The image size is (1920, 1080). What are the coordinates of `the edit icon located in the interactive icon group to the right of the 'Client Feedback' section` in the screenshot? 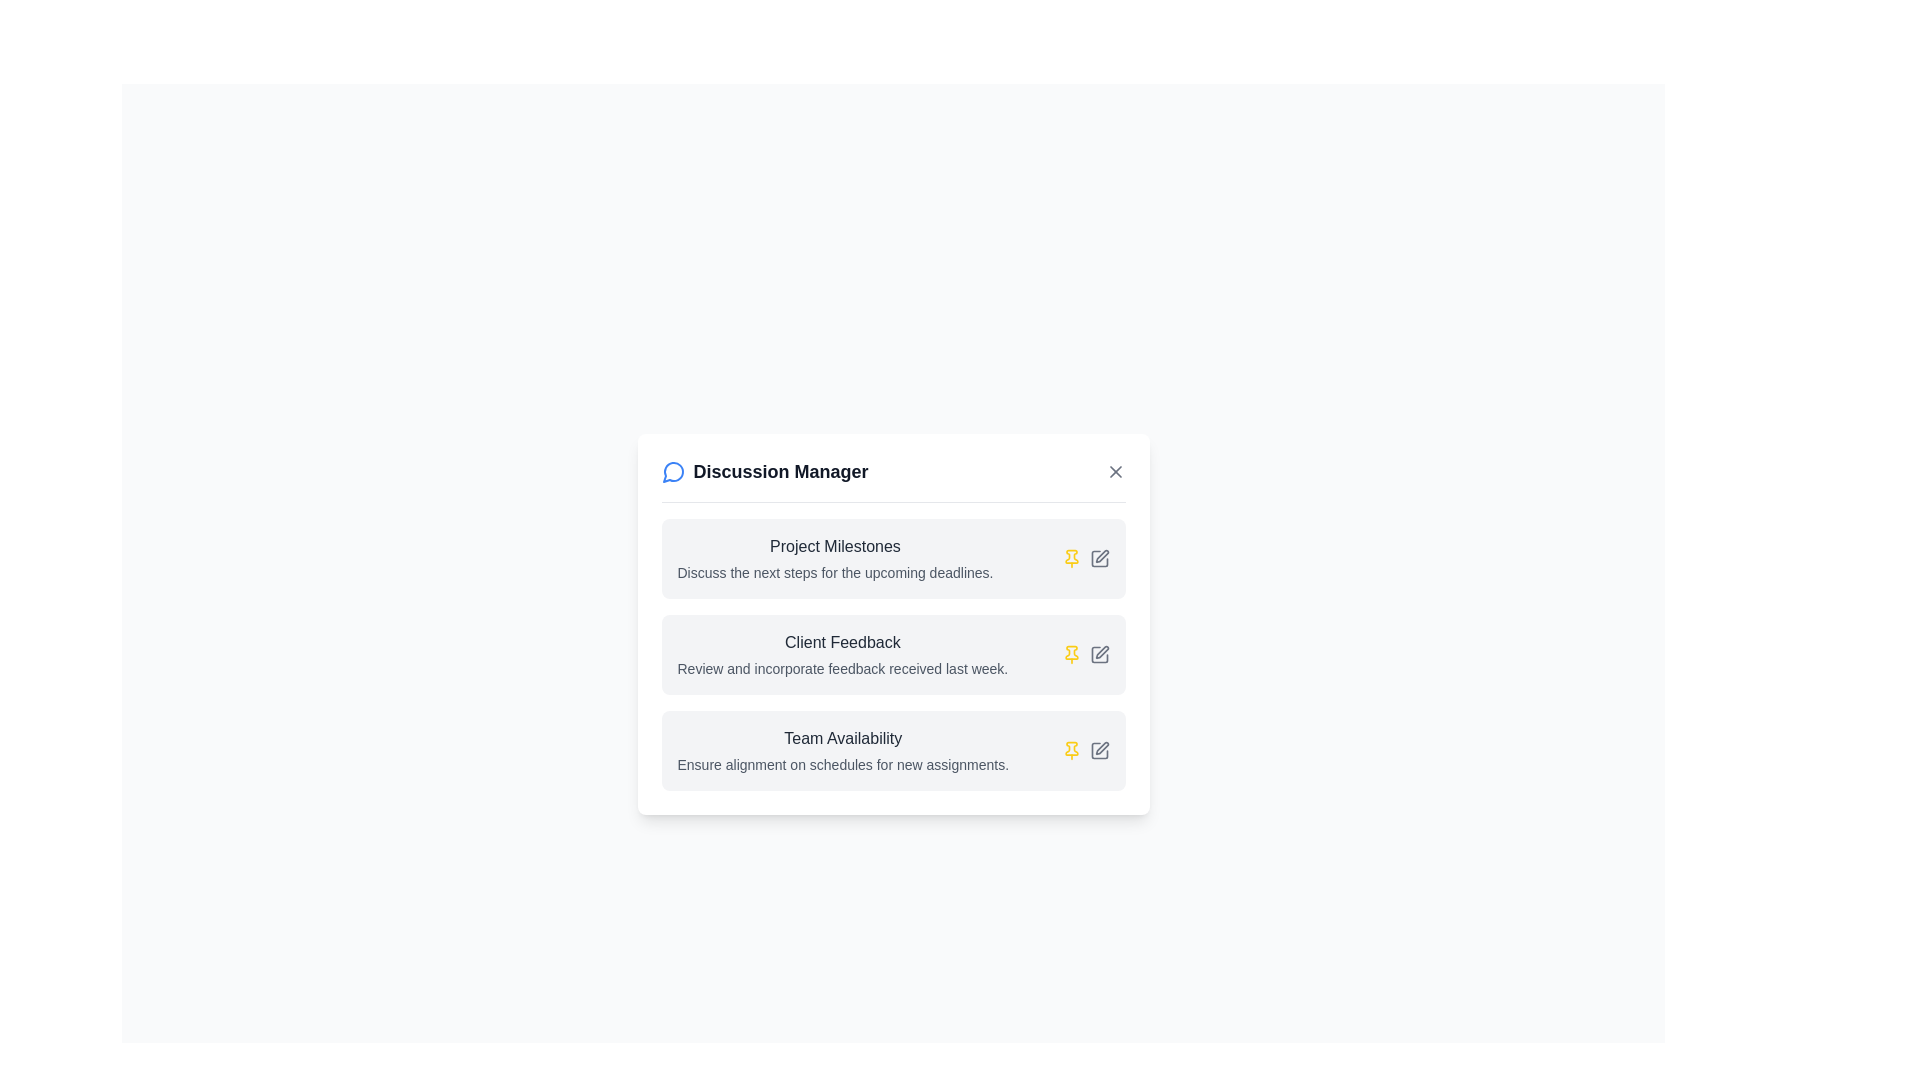 It's located at (1084, 654).